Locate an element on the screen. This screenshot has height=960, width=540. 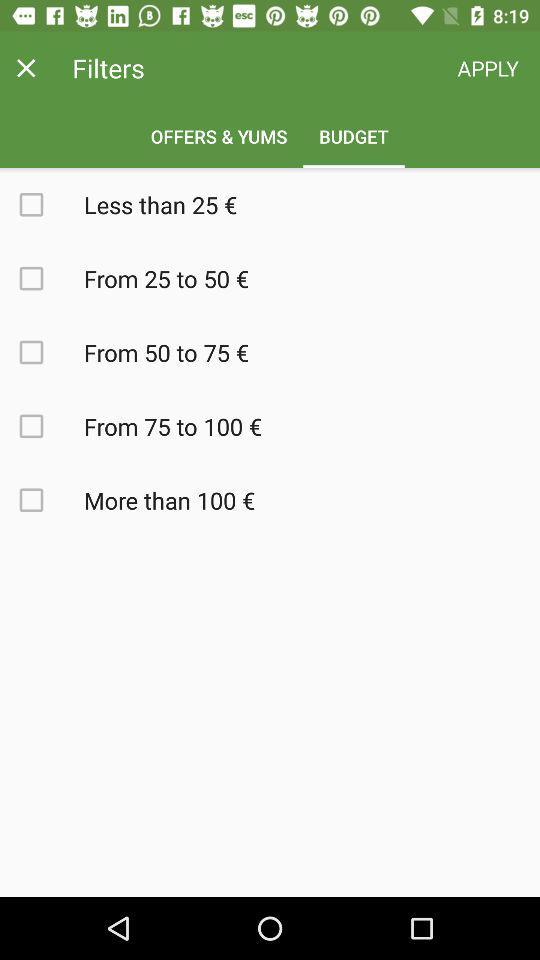
offers in this price range is located at coordinates (42, 426).